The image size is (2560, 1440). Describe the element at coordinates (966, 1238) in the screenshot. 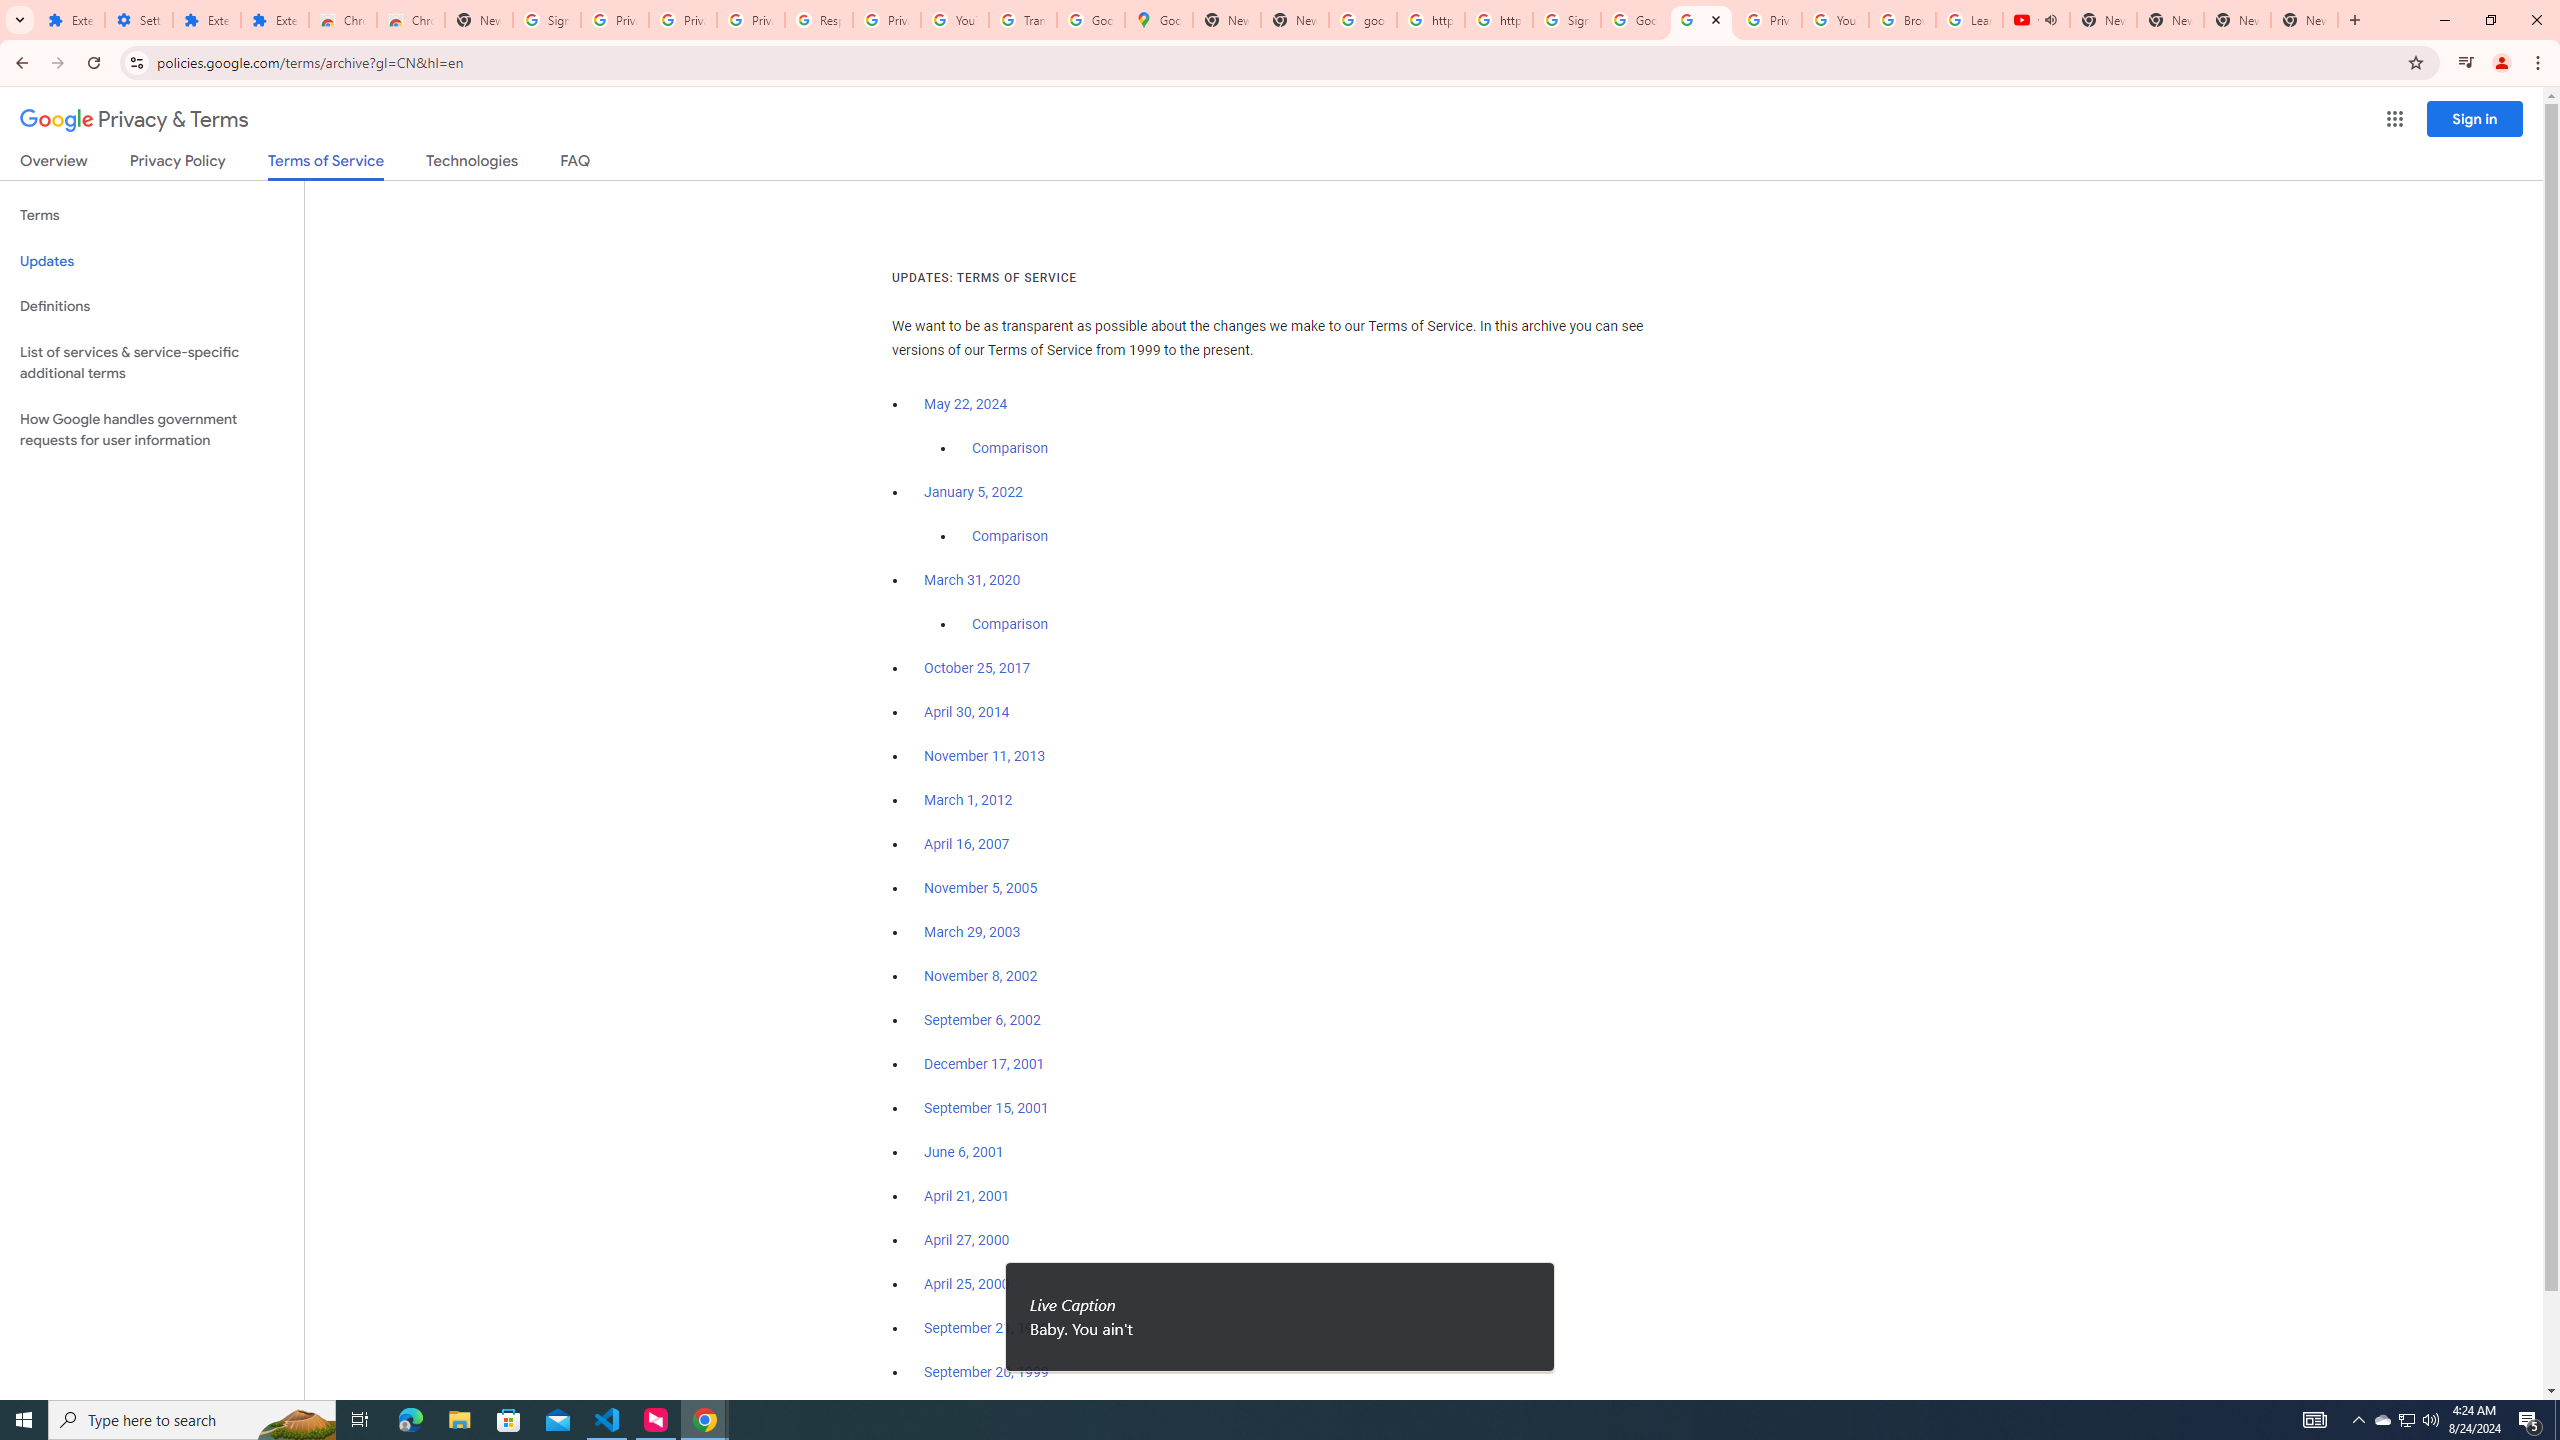

I see `'April 27, 2000'` at that location.